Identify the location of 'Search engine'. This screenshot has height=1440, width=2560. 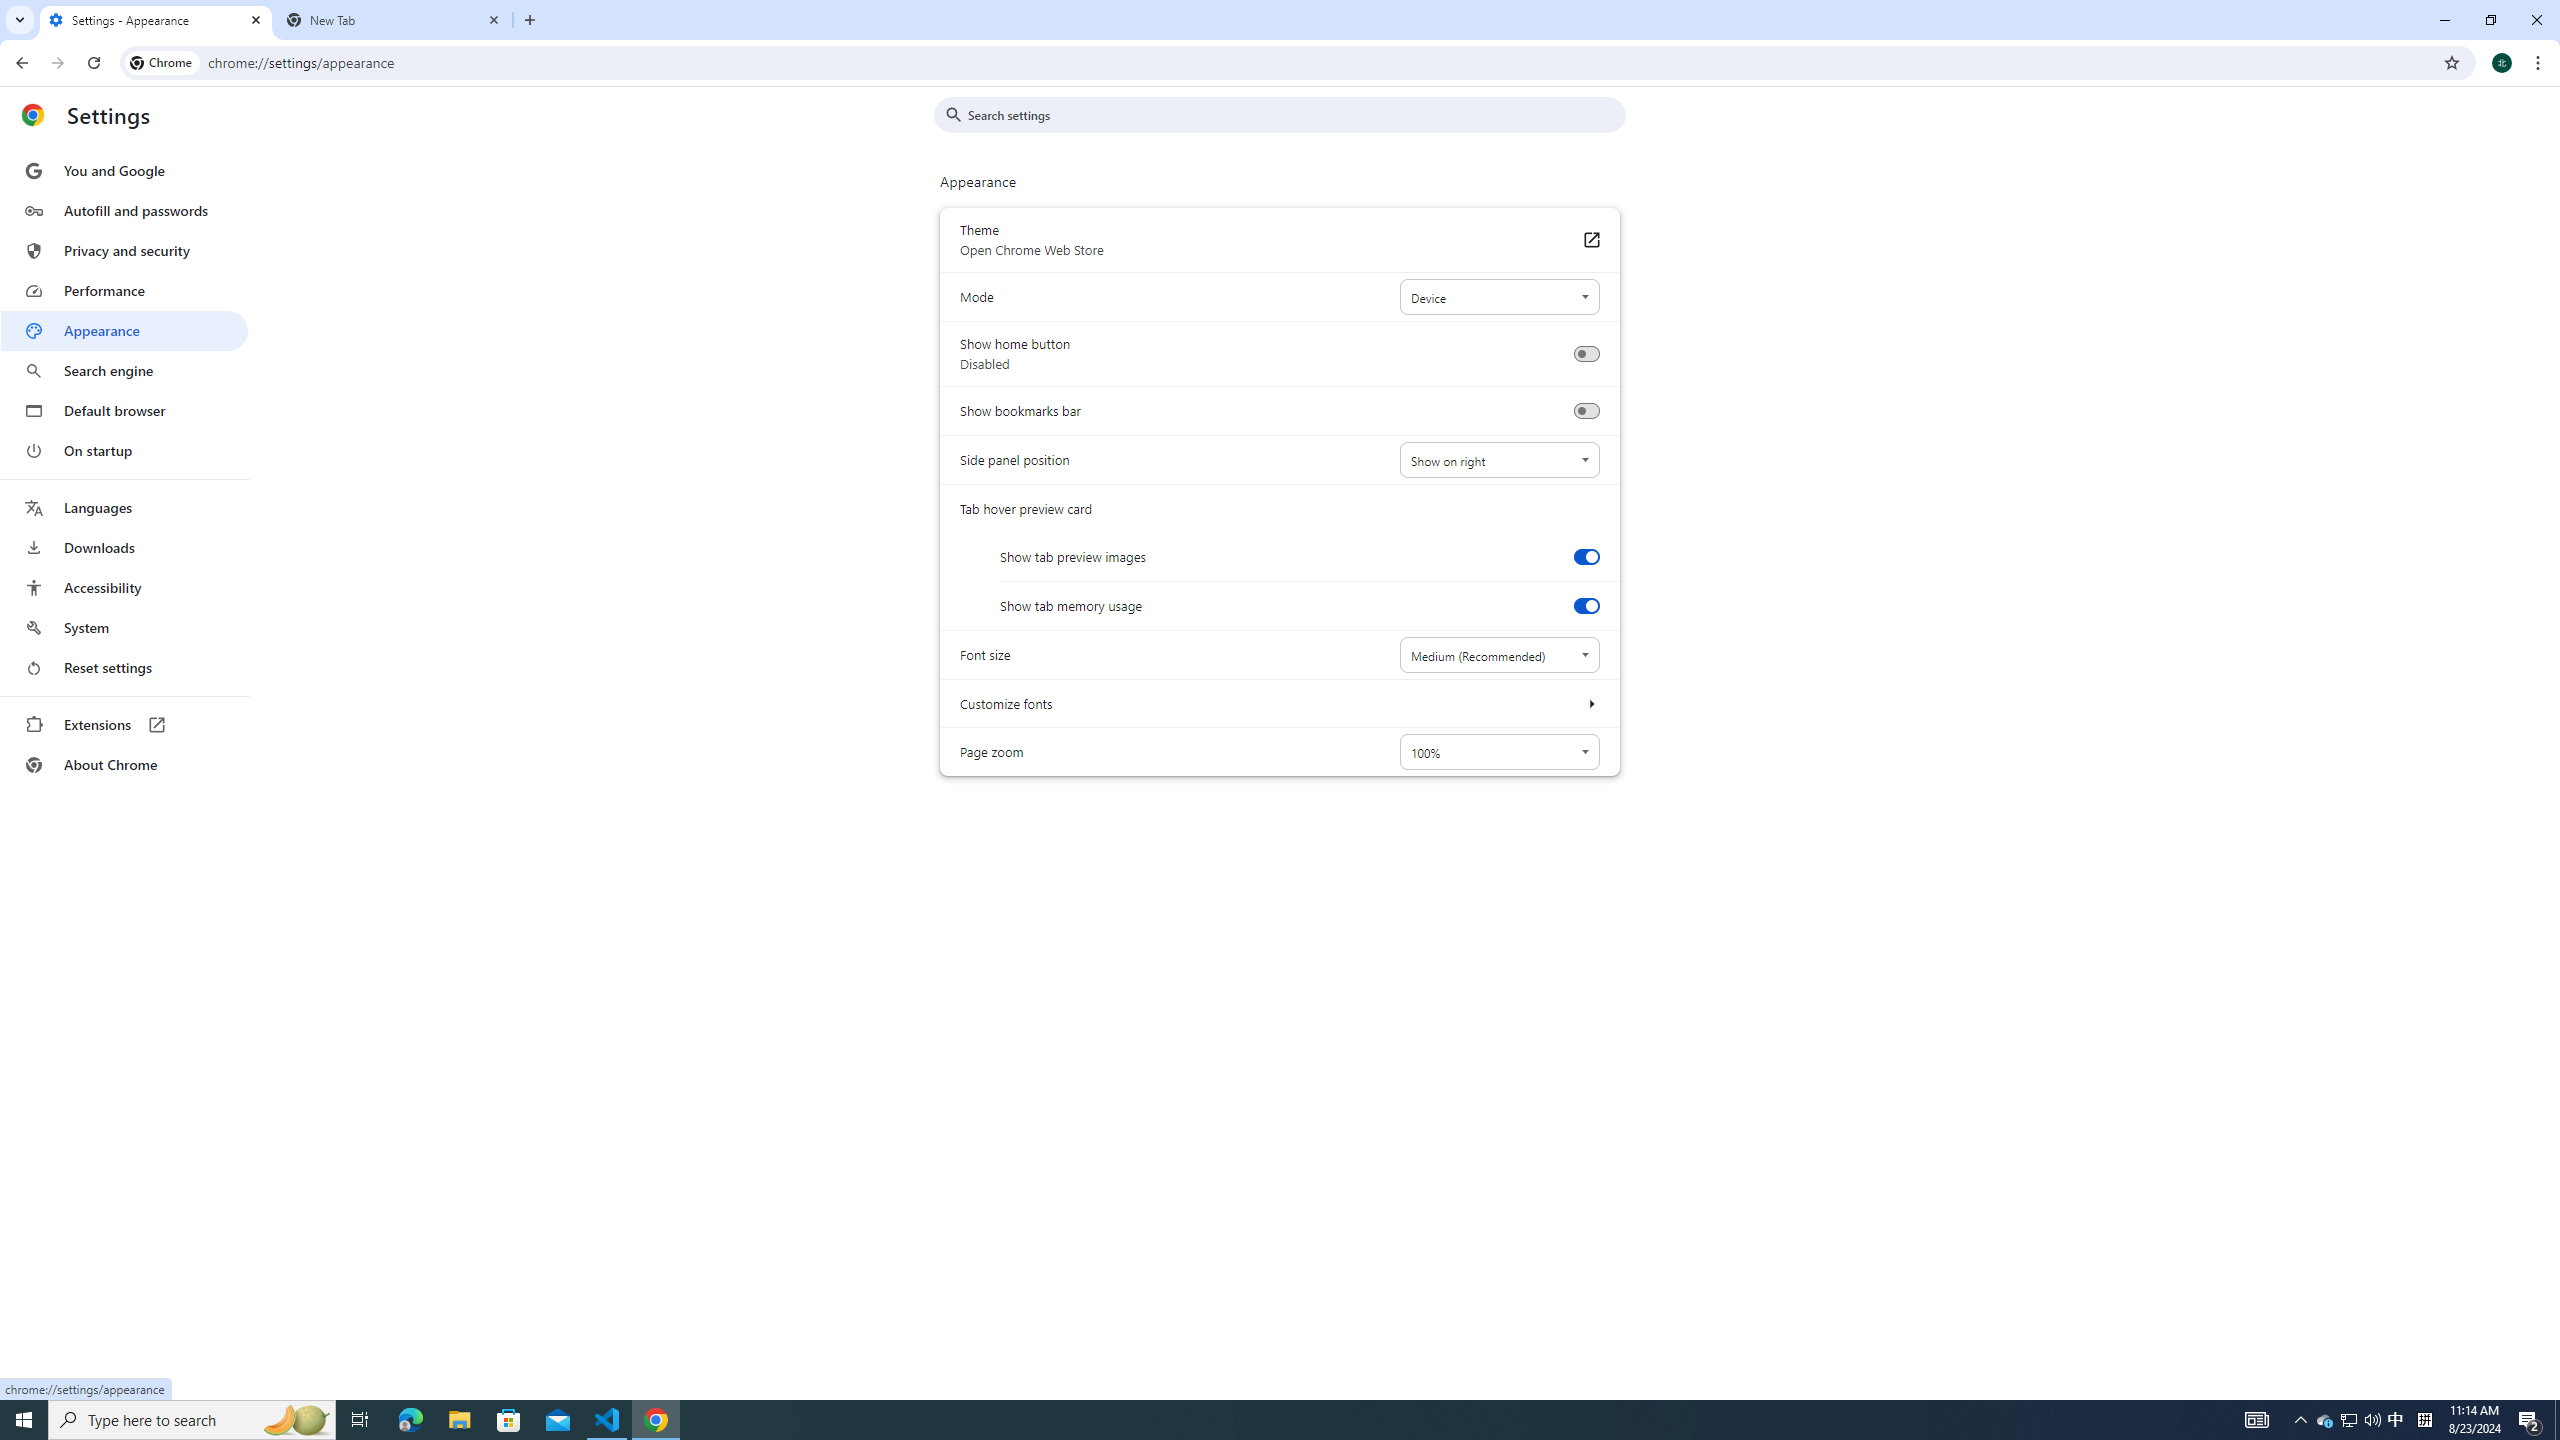
(123, 371).